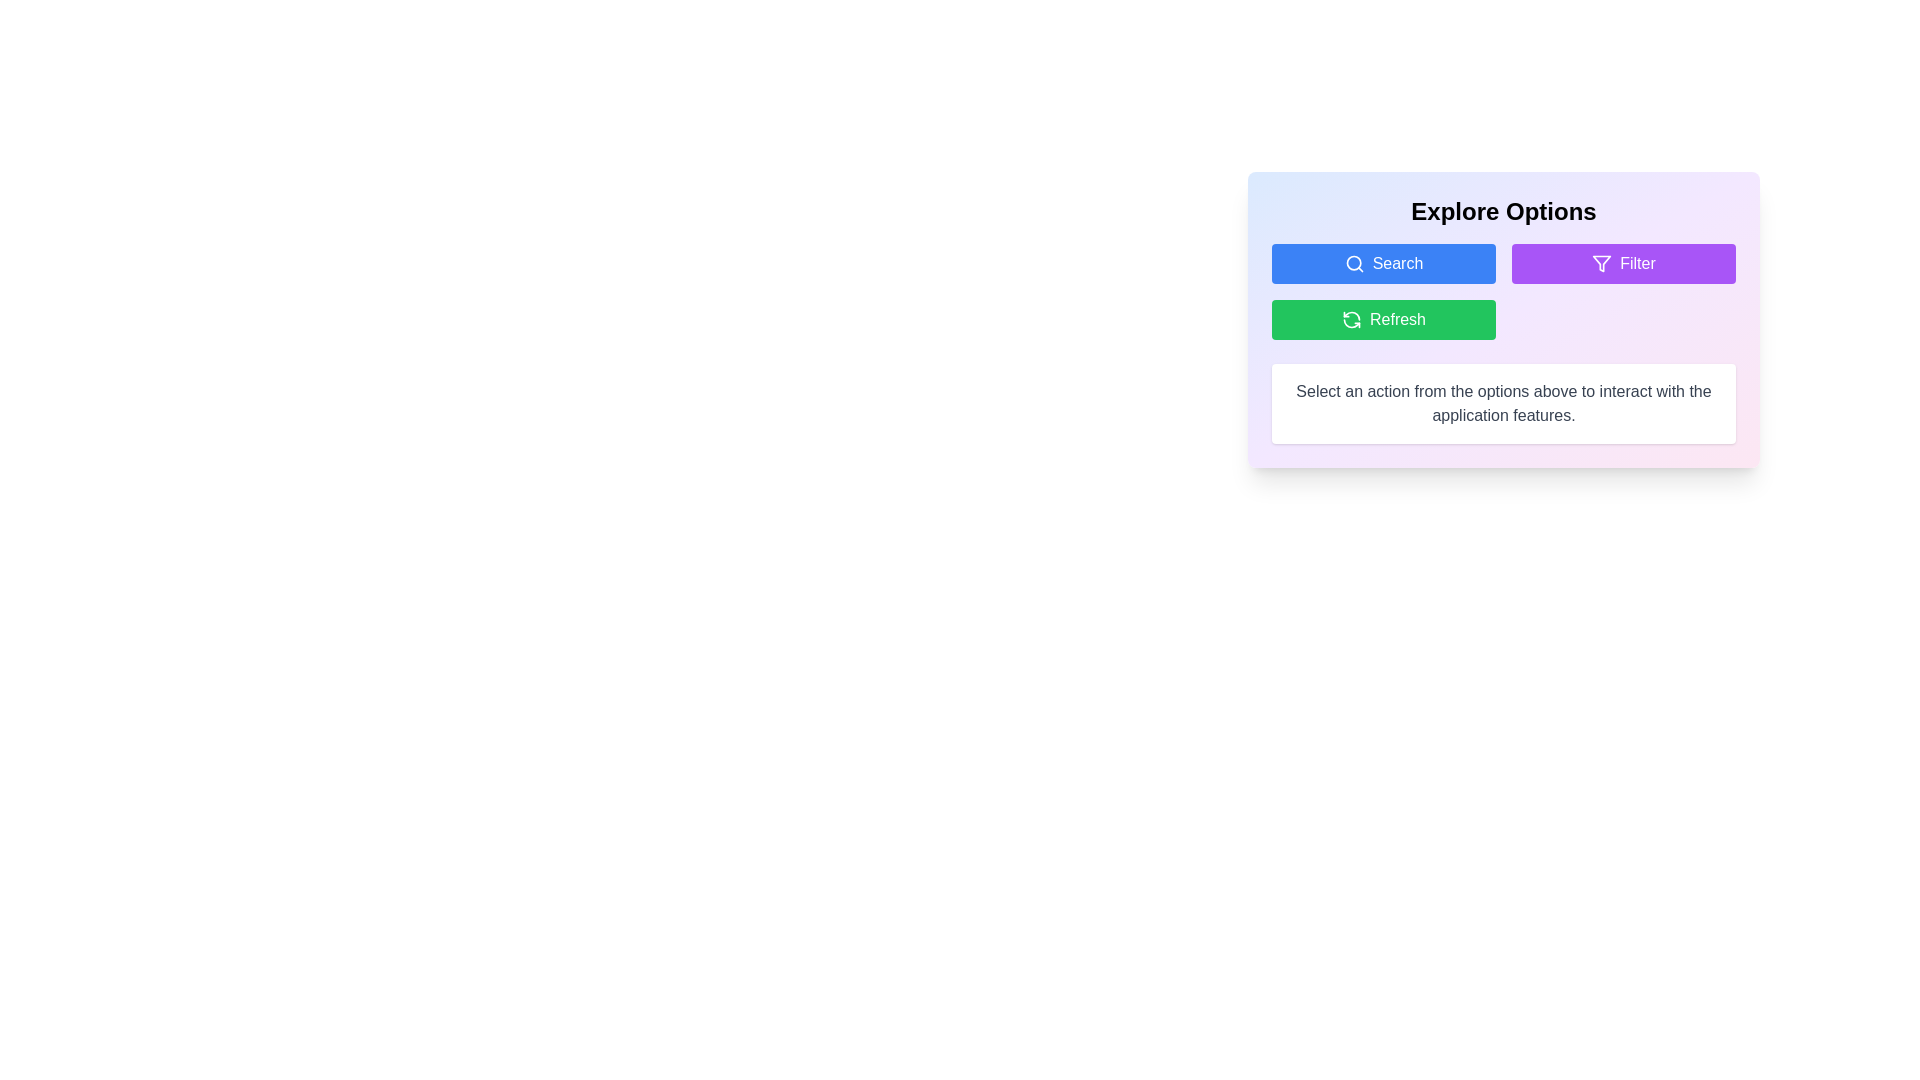 The height and width of the screenshot is (1080, 1920). I want to click on the informational label containing the text 'Select an action from the options above to interact with the application features.' which is located at the bottom of the card-like structure with a gradient background, so click(1503, 404).